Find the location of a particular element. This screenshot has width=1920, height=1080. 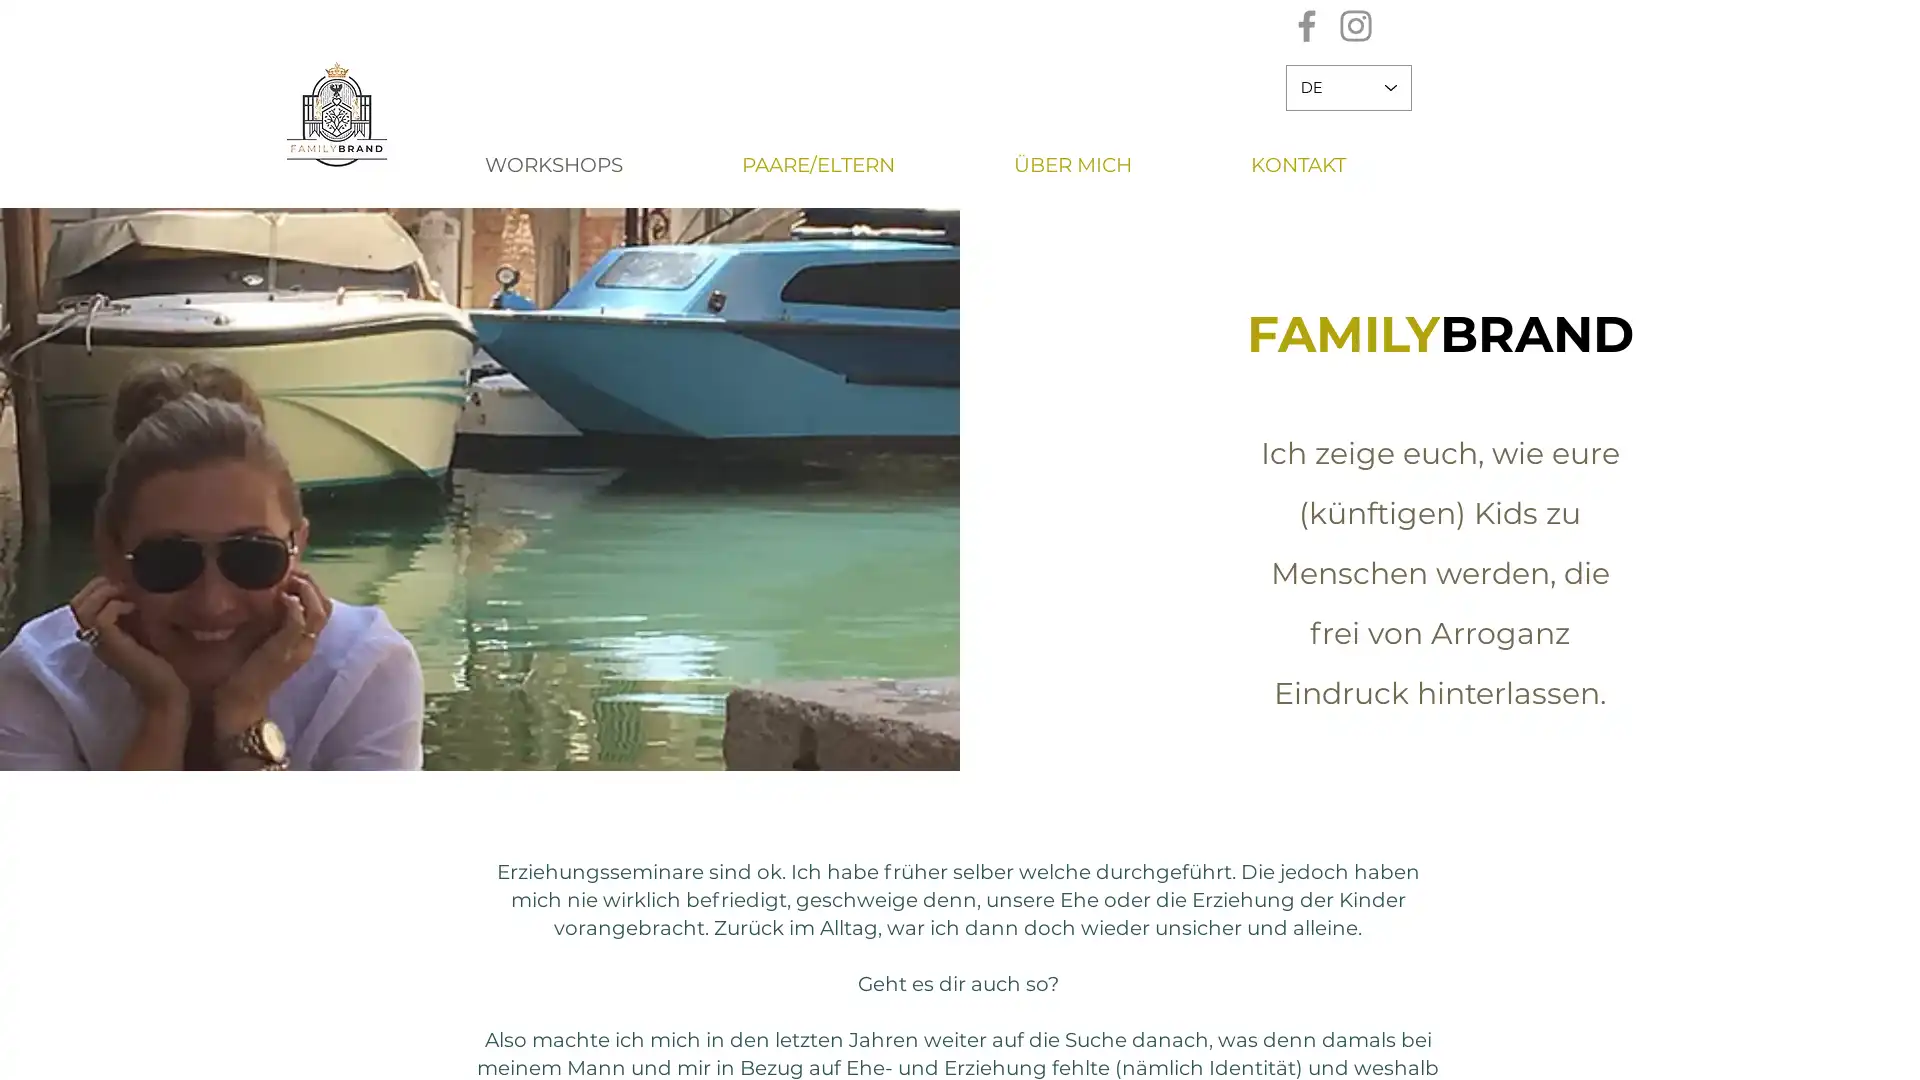

Schlieen is located at coordinates (1895, 1047).